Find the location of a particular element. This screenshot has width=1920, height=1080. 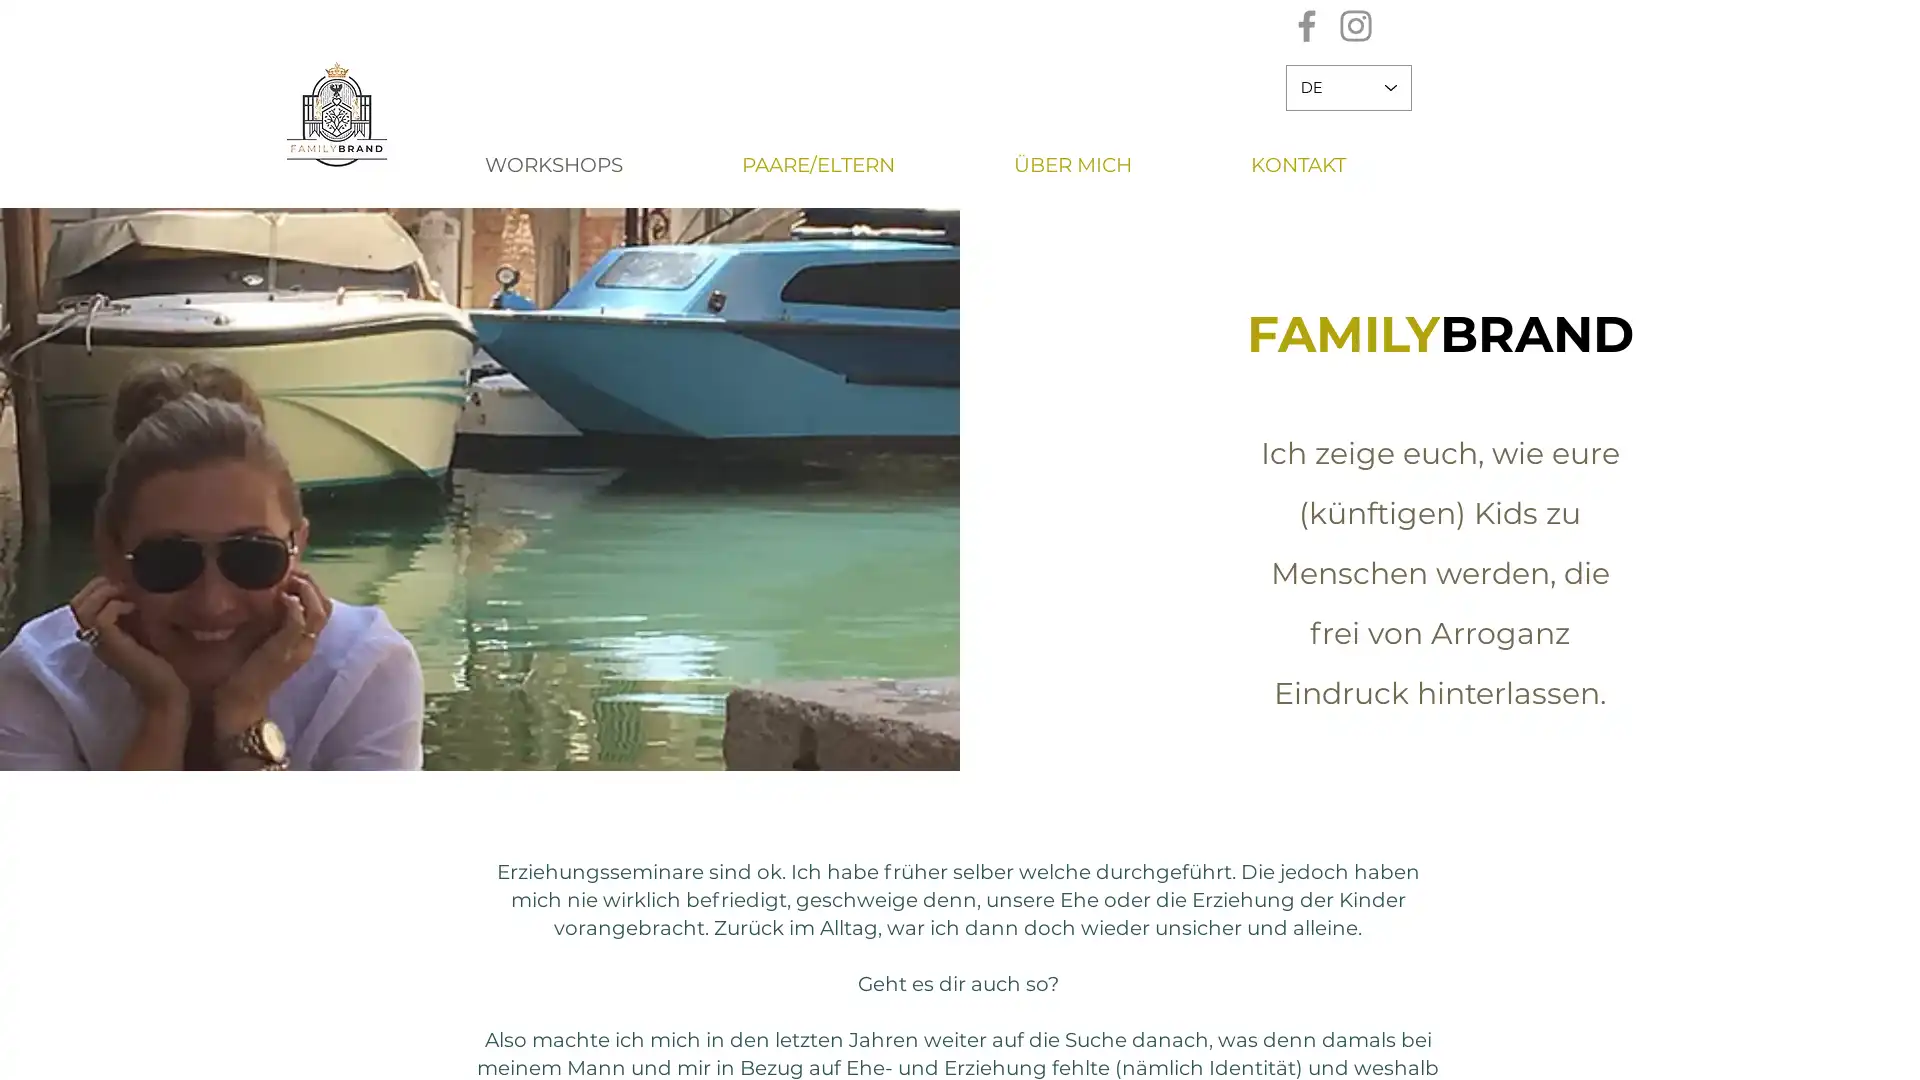

Schlieen is located at coordinates (1895, 1047).